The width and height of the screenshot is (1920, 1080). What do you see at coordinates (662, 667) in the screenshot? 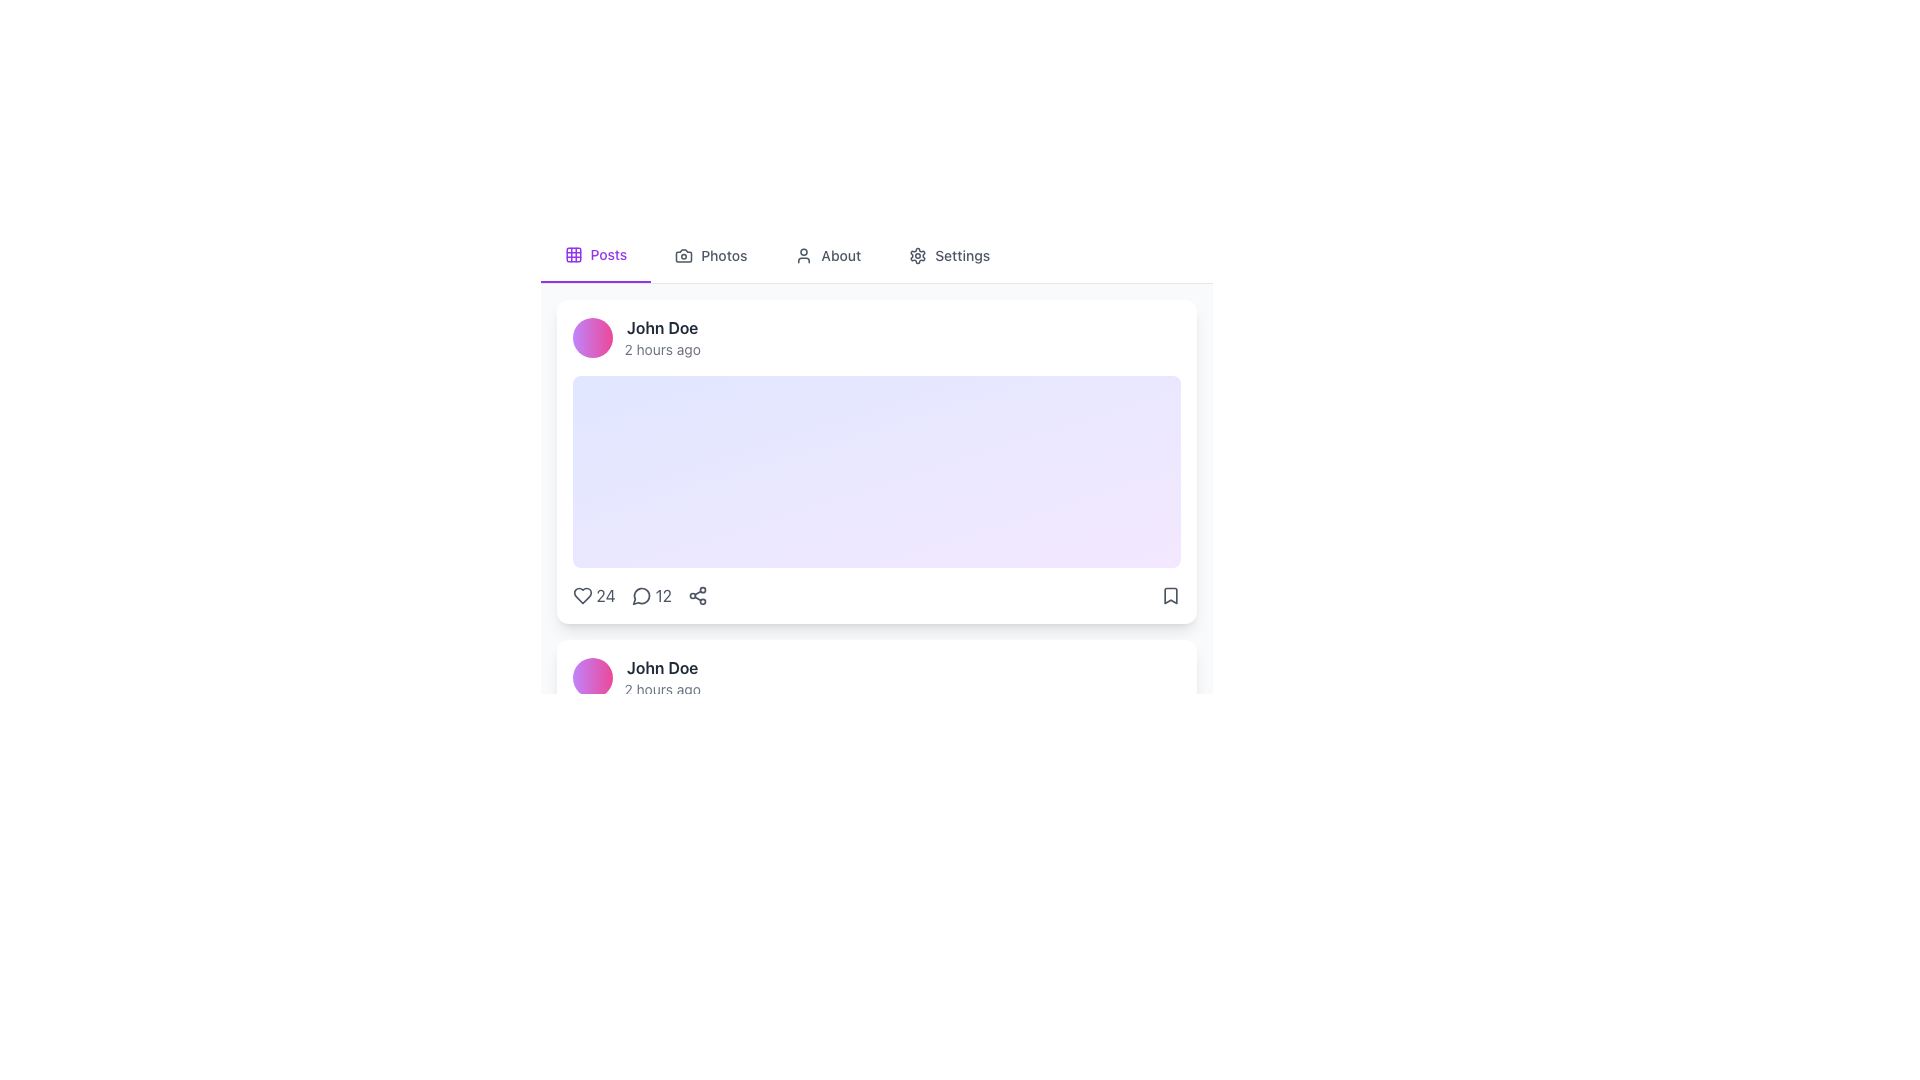
I see `the bolded text label displaying 'John Doe', which is prominently styled in dark gray and located in the user information block above the timestamp` at bounding box center [662, 667].